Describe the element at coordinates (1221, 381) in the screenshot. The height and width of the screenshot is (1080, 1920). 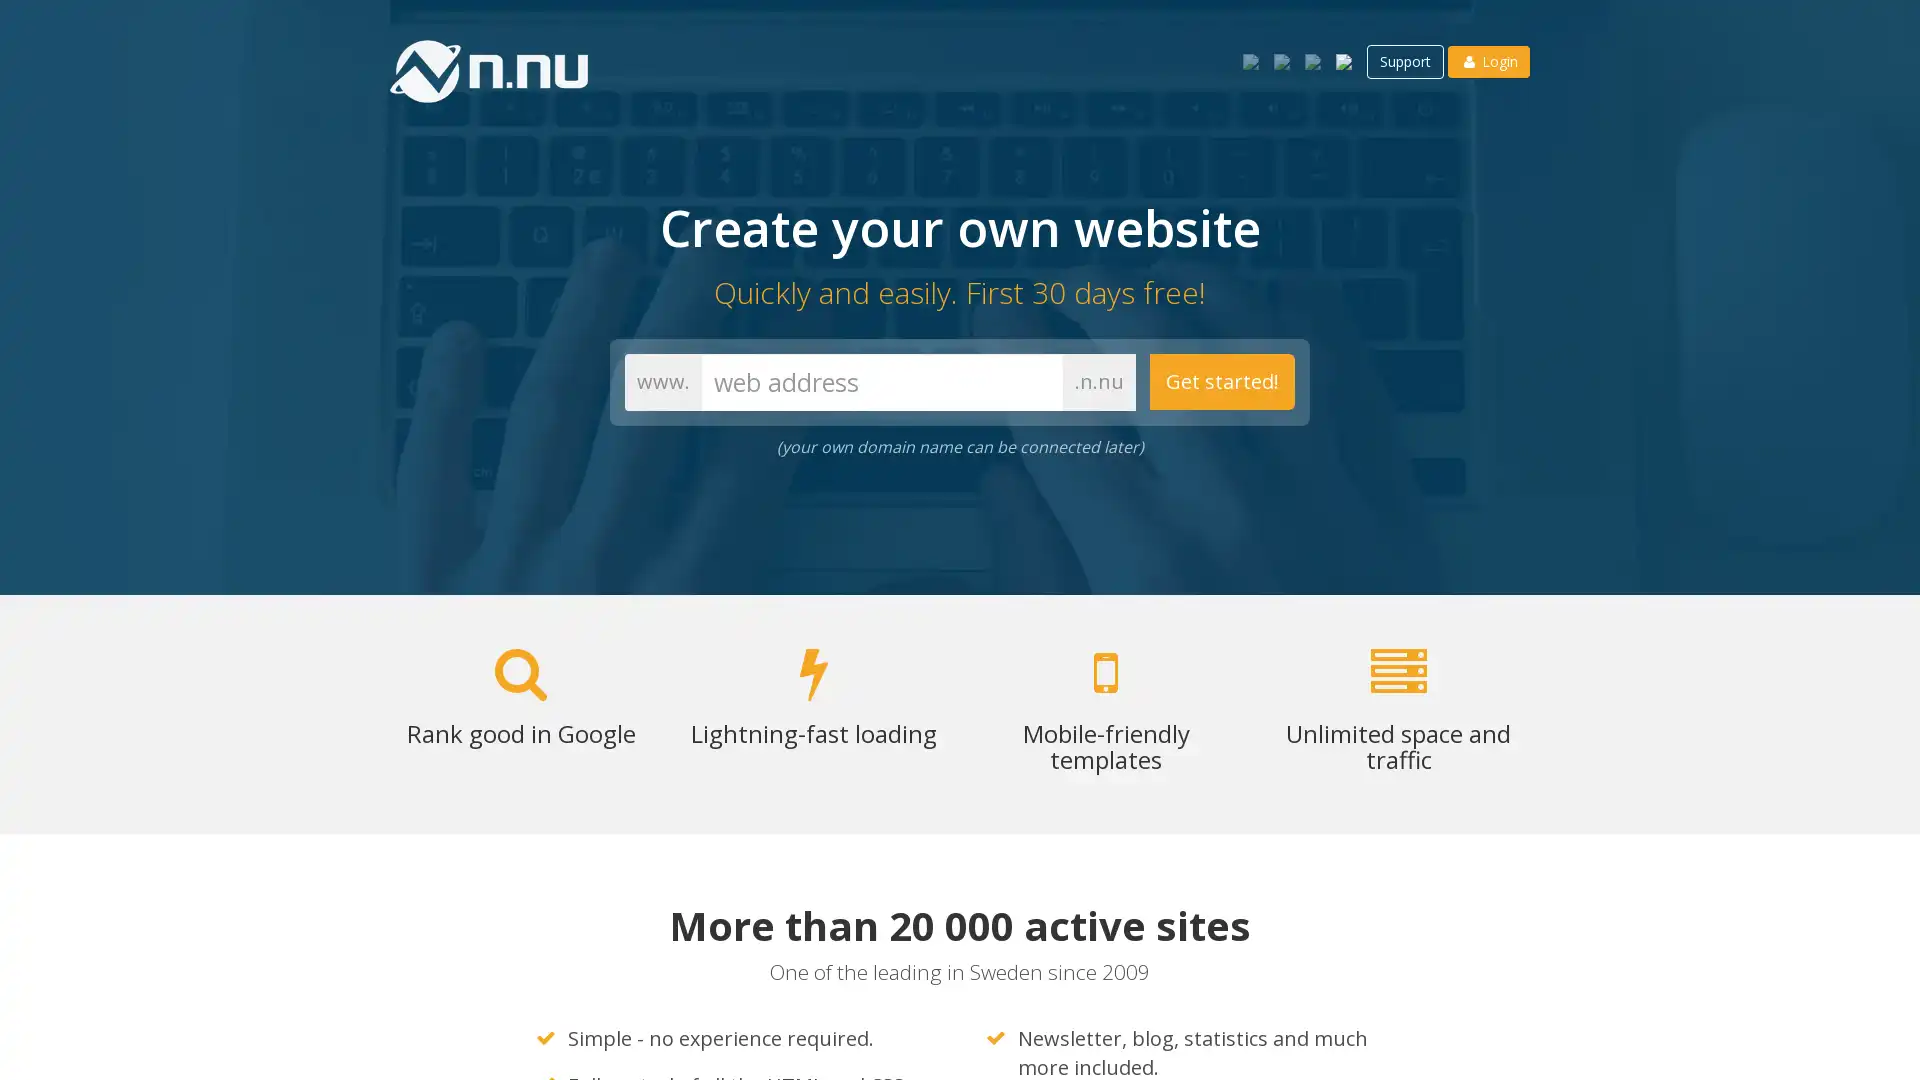
I see `Get started!` at that location.